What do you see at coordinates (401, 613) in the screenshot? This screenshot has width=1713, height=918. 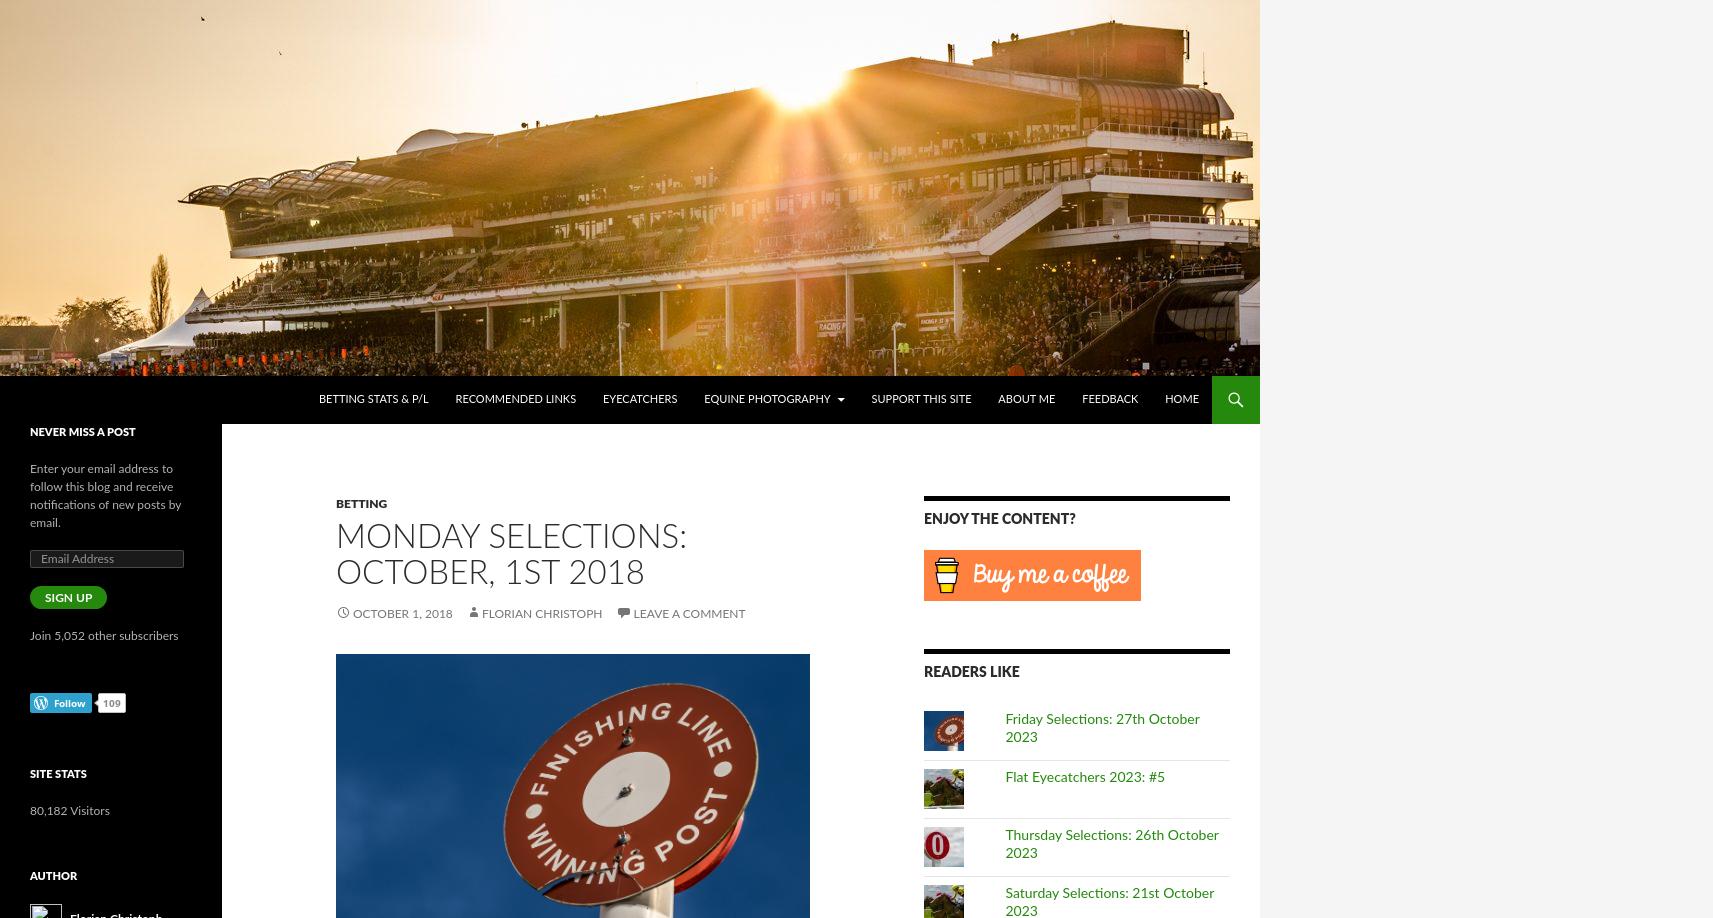 I see `'October 1, 2018'` at bounding box center [401, 613].